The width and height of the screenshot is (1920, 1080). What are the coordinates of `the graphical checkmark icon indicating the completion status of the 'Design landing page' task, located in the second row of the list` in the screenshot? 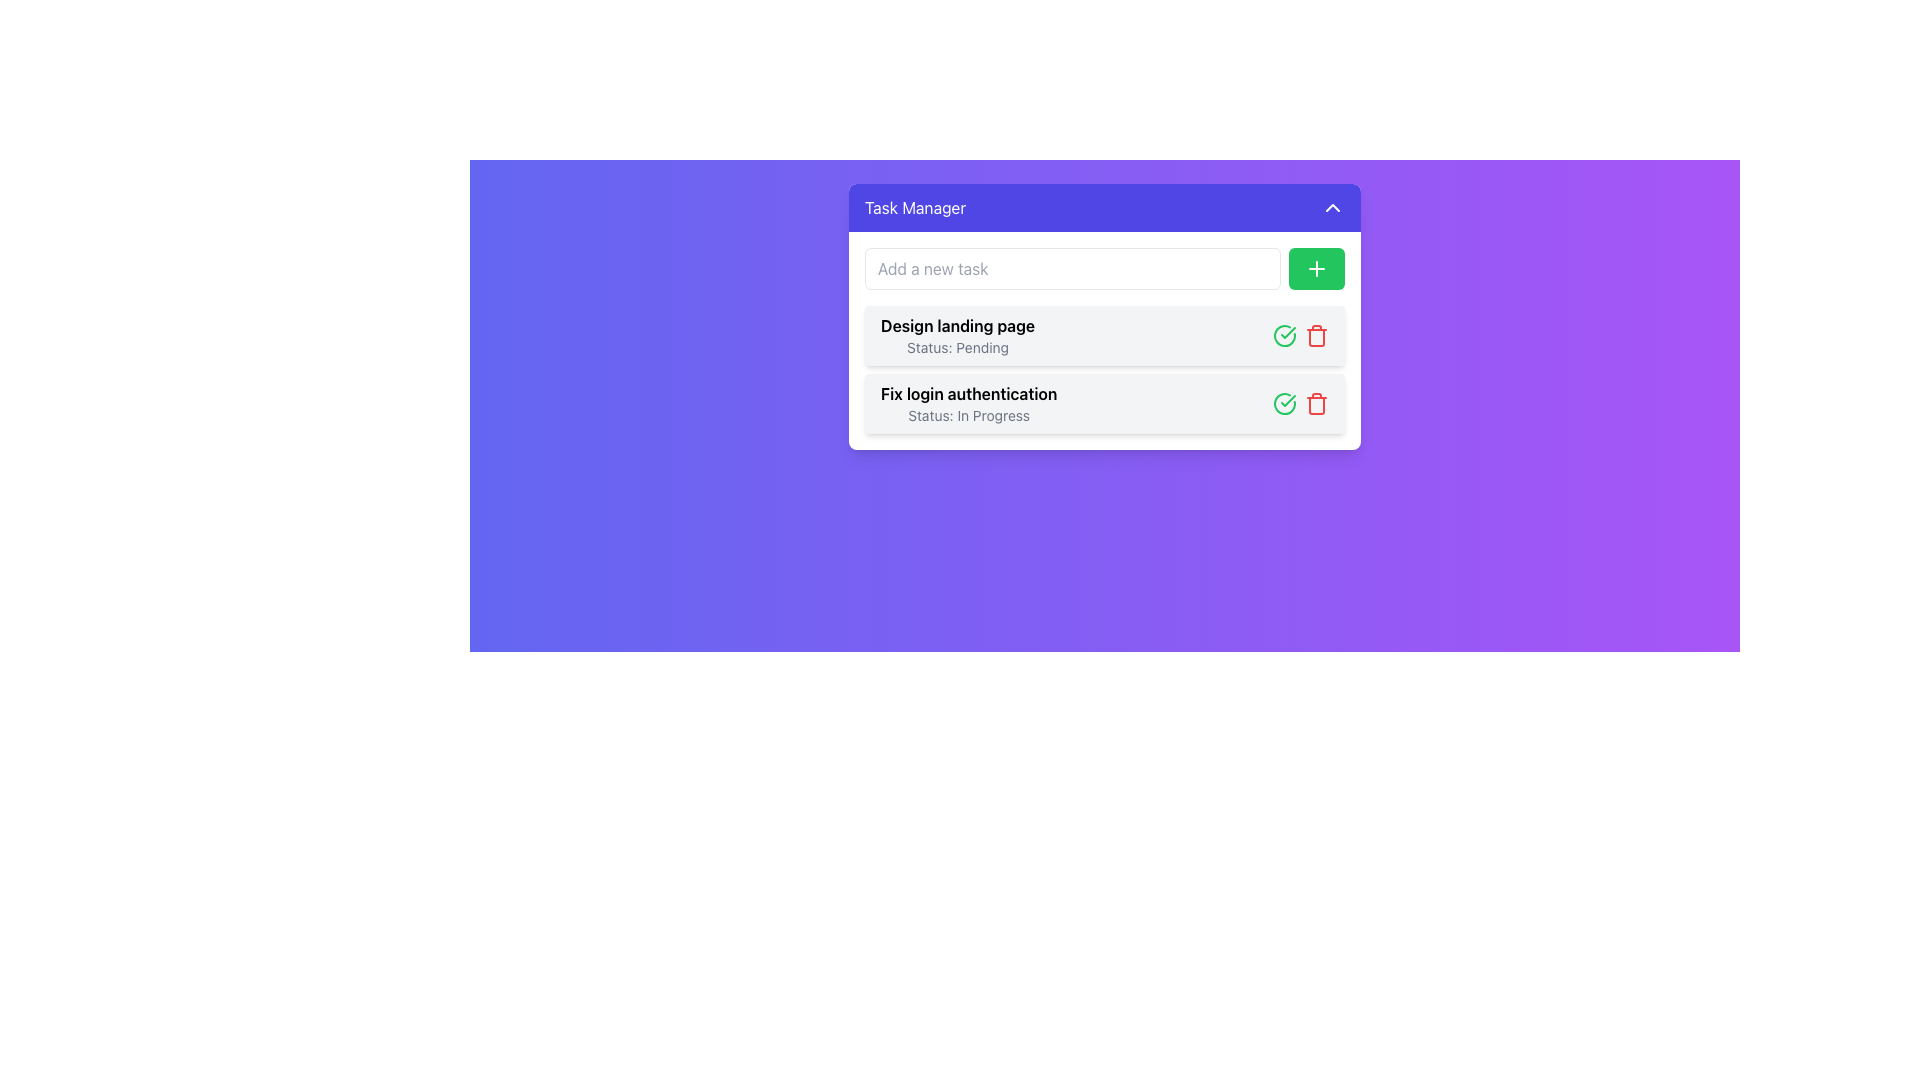 It's located at (1288, 401).